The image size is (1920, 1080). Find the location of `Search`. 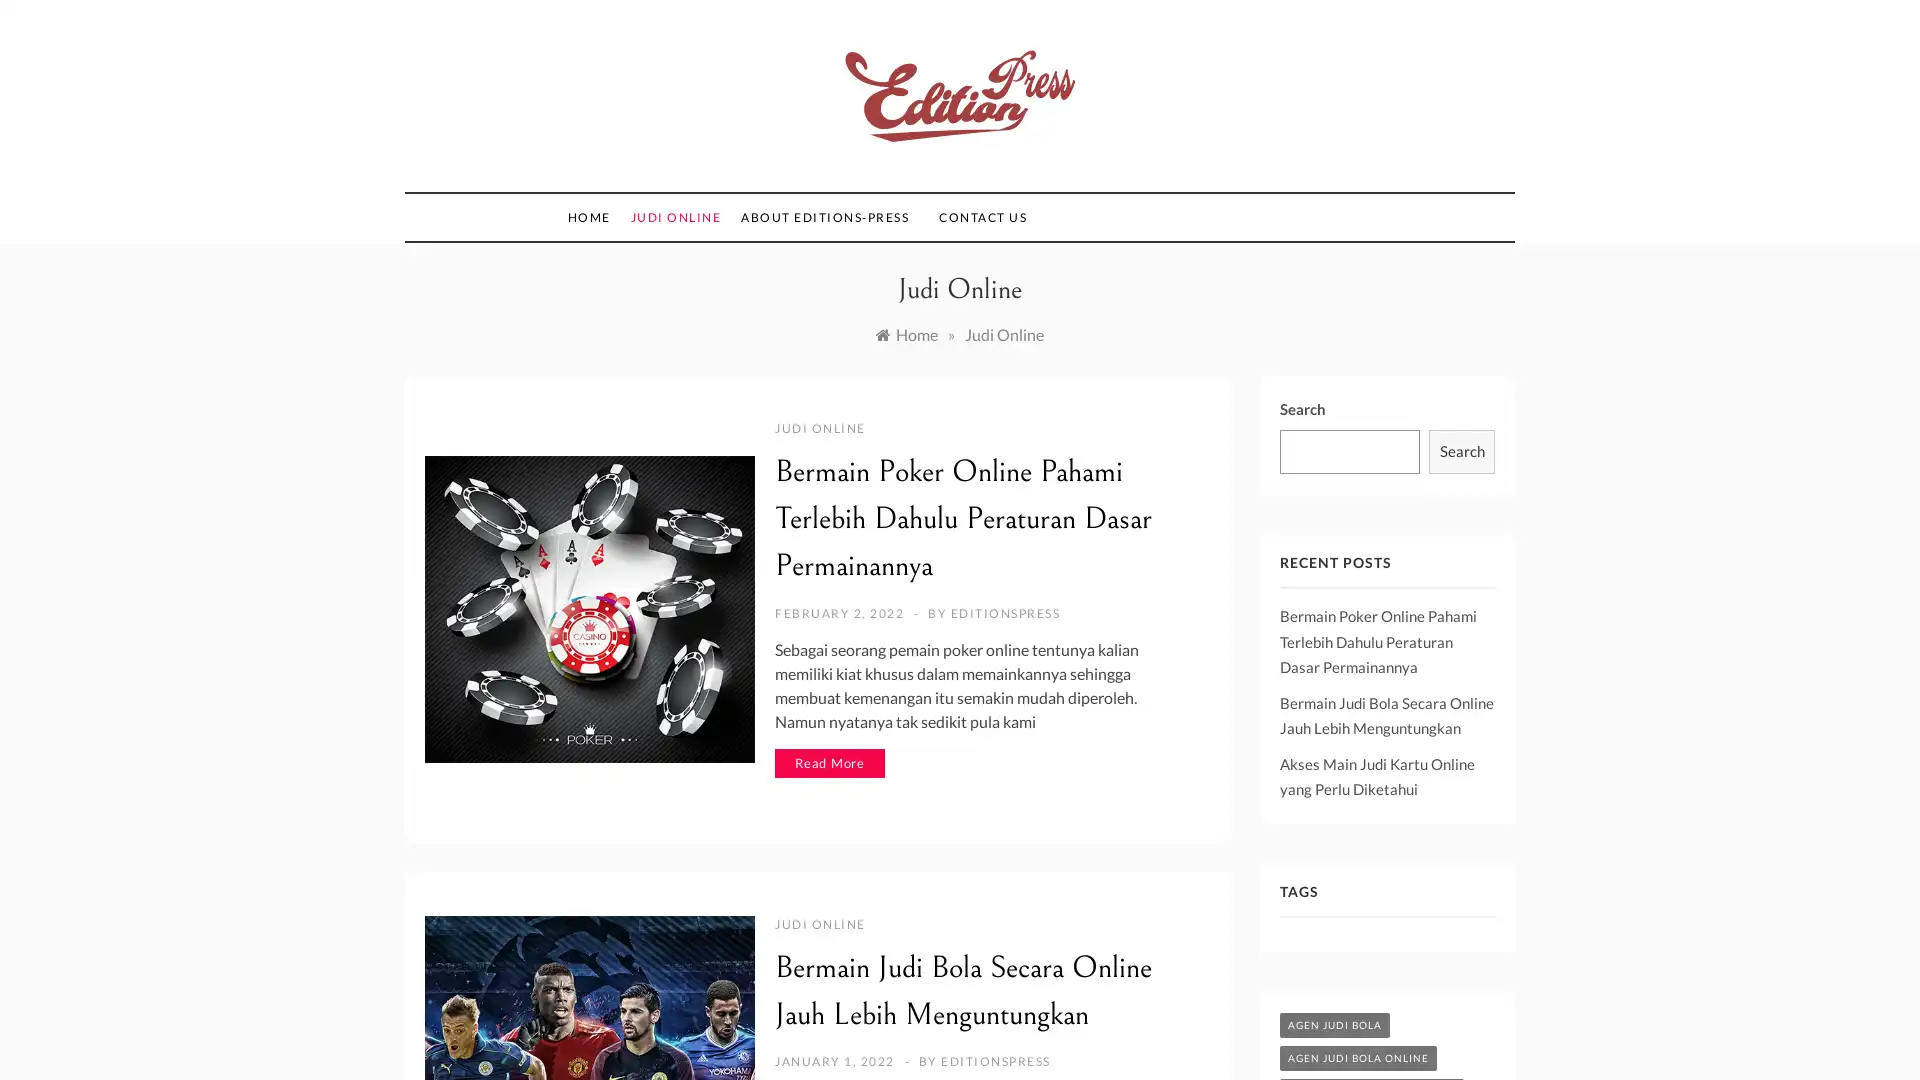

Search is located at coordinates (1462, 451).